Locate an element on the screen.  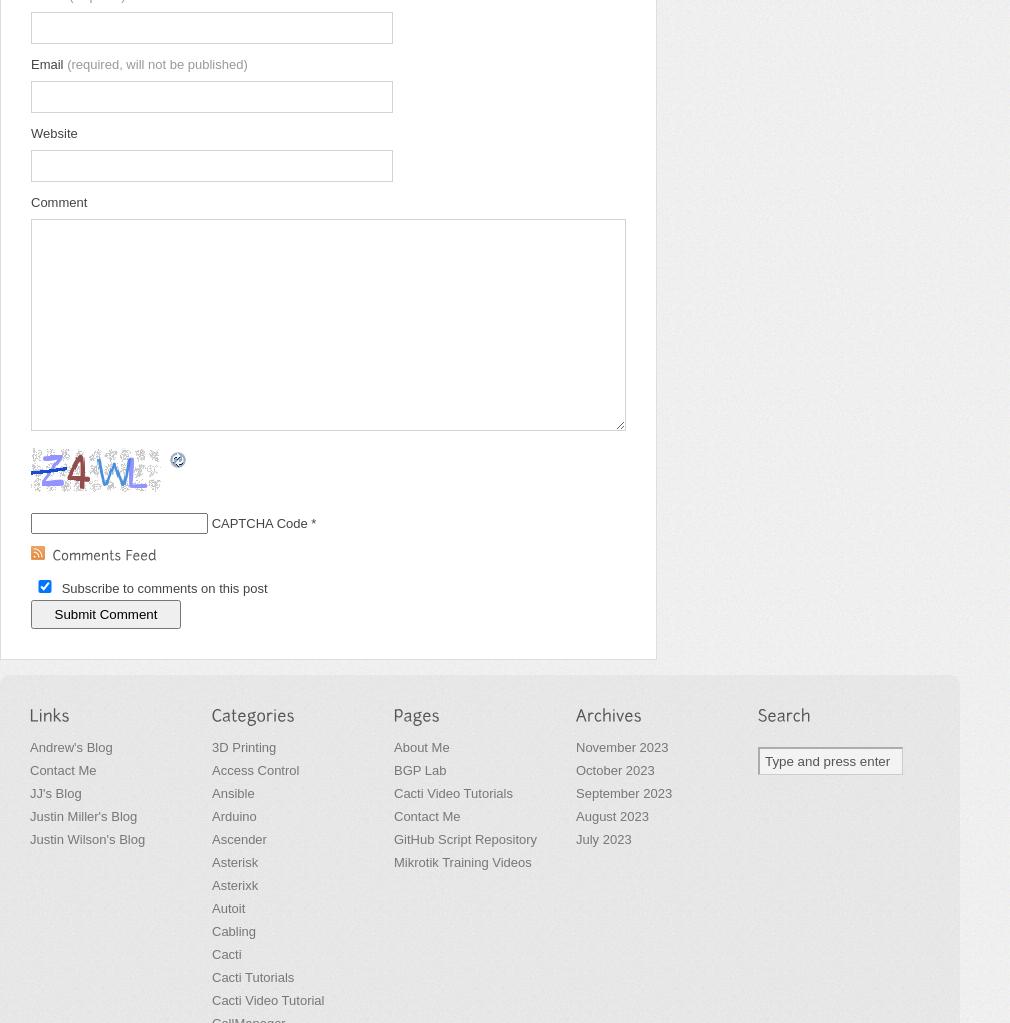
'Cabling' is located at coordinates (233, 930).